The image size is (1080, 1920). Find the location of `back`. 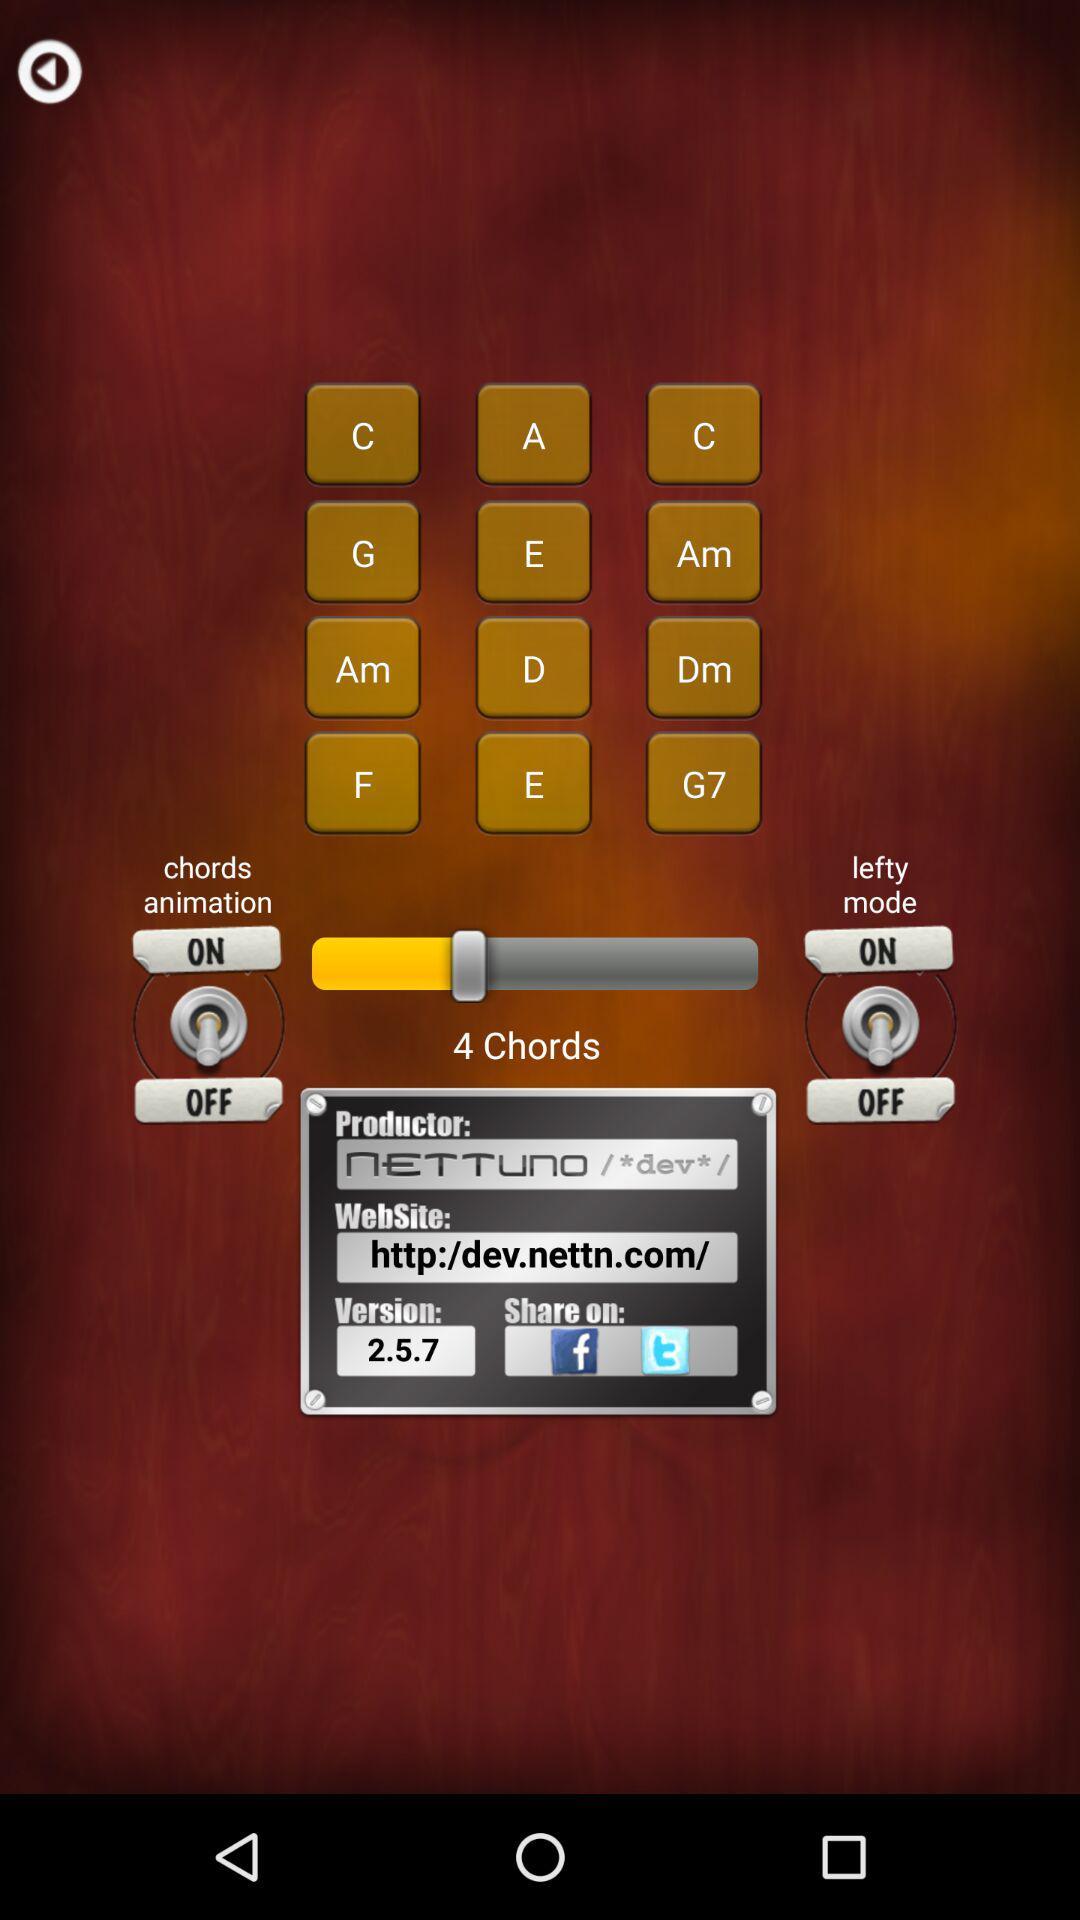

back is located at coordinates (48, 70).